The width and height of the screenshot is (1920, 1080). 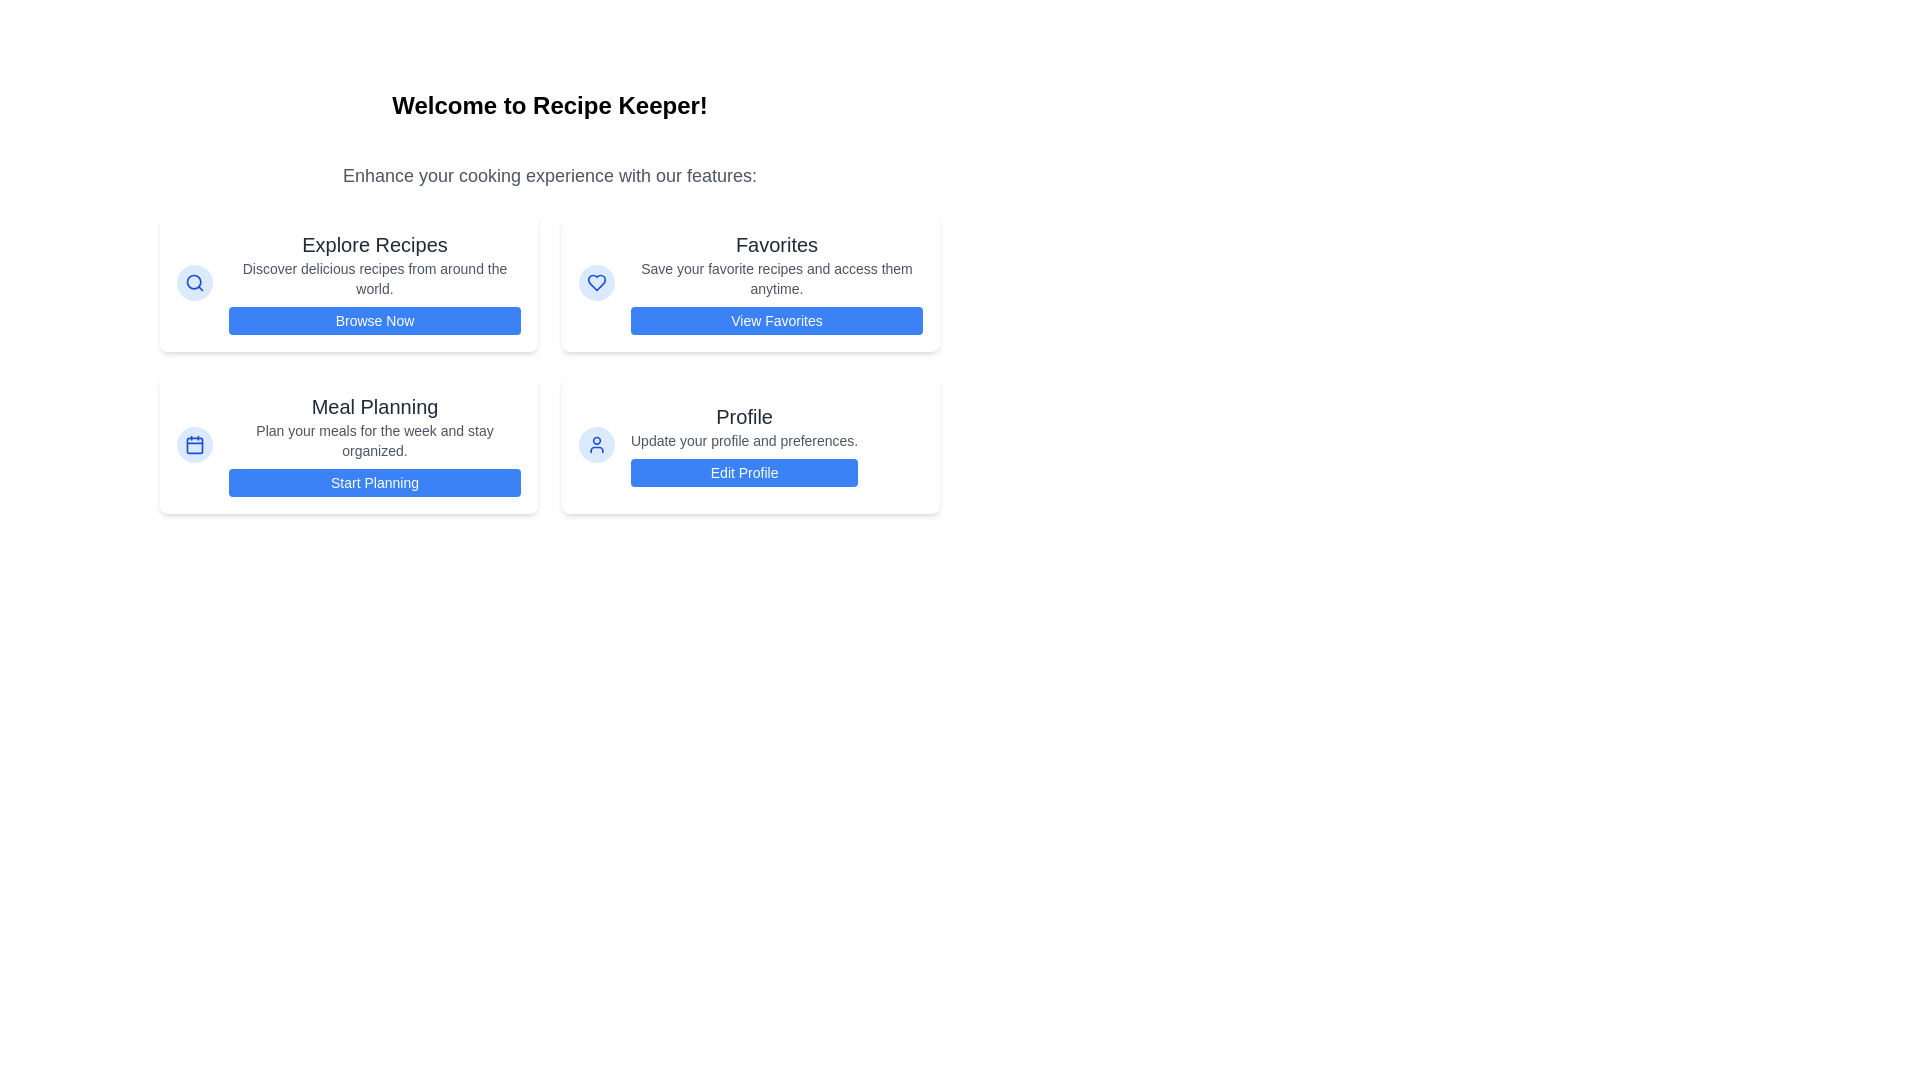 I want to click on information text in the 'Meal Planning' card, which contains guidance for planning meals for the week, so click(x=374, y=443).